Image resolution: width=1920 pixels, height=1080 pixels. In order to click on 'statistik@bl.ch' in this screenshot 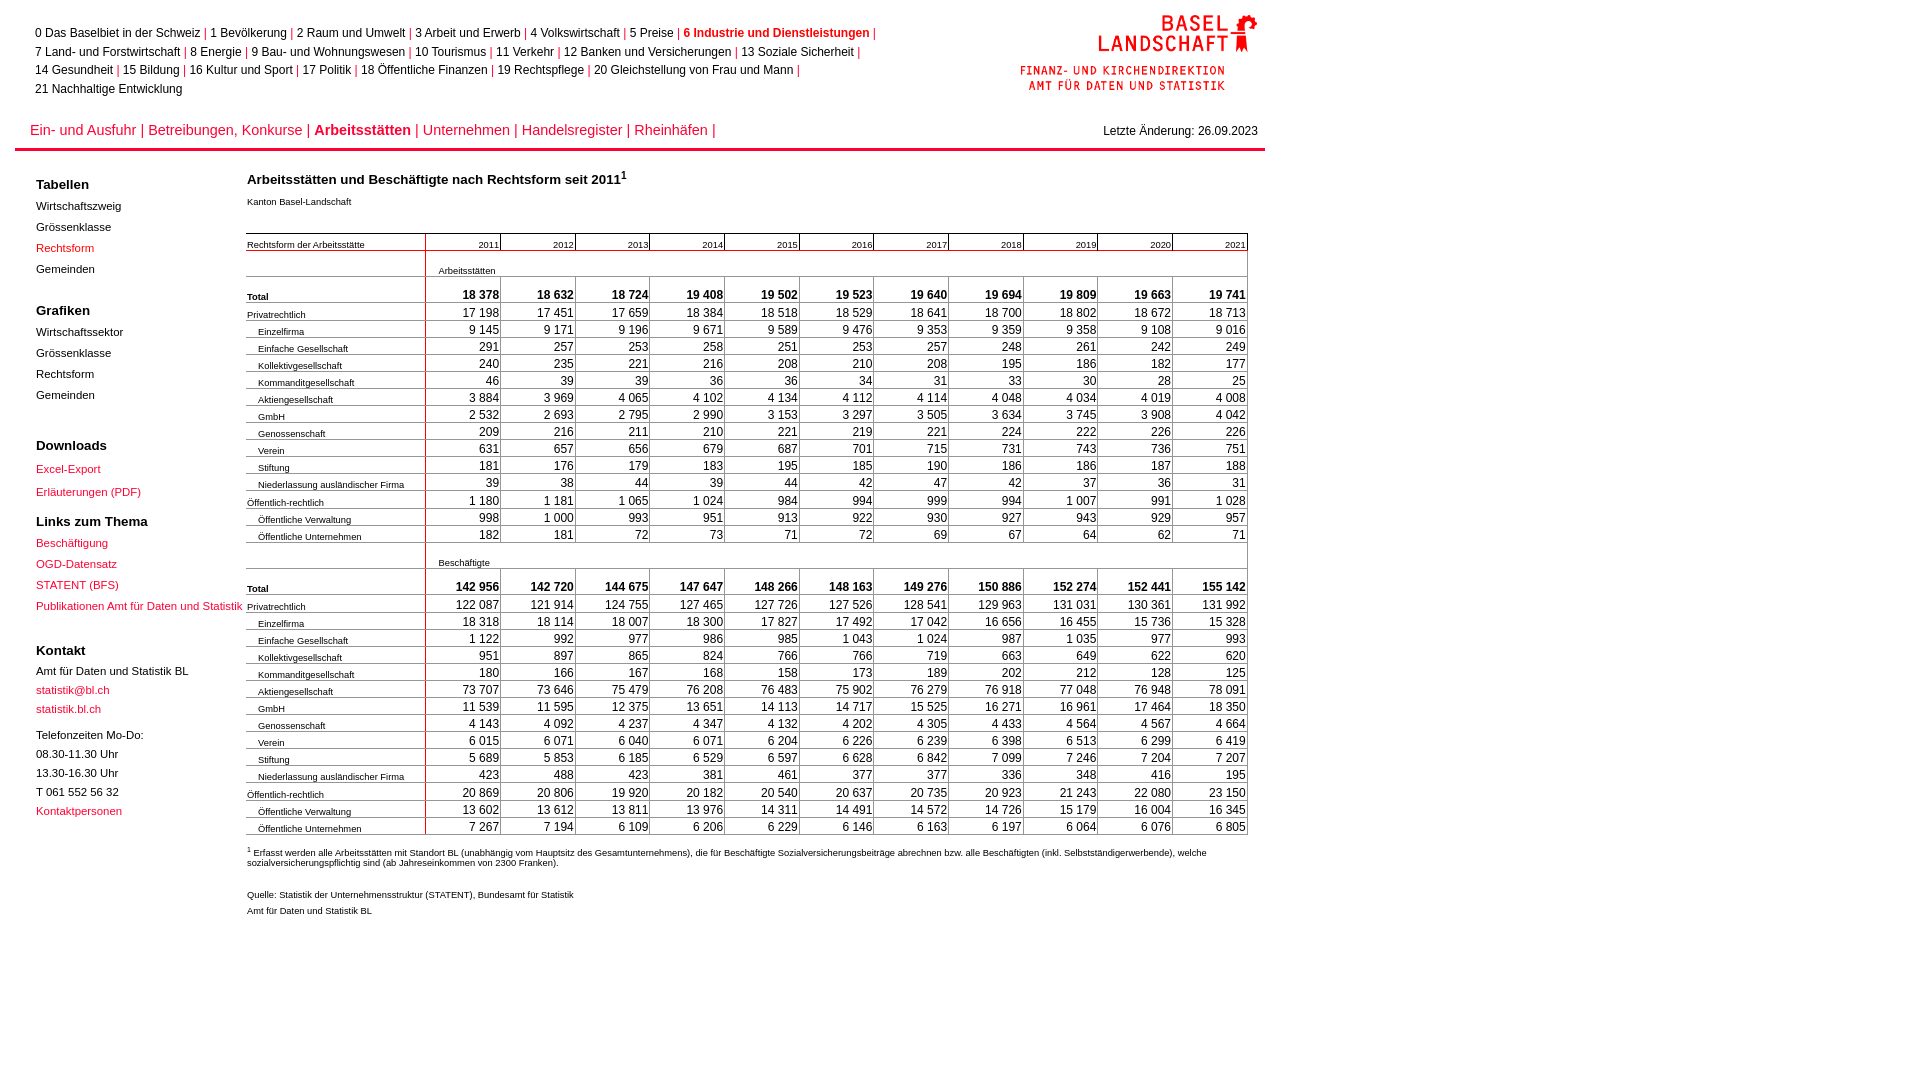, I will do `click(72, 689)`.